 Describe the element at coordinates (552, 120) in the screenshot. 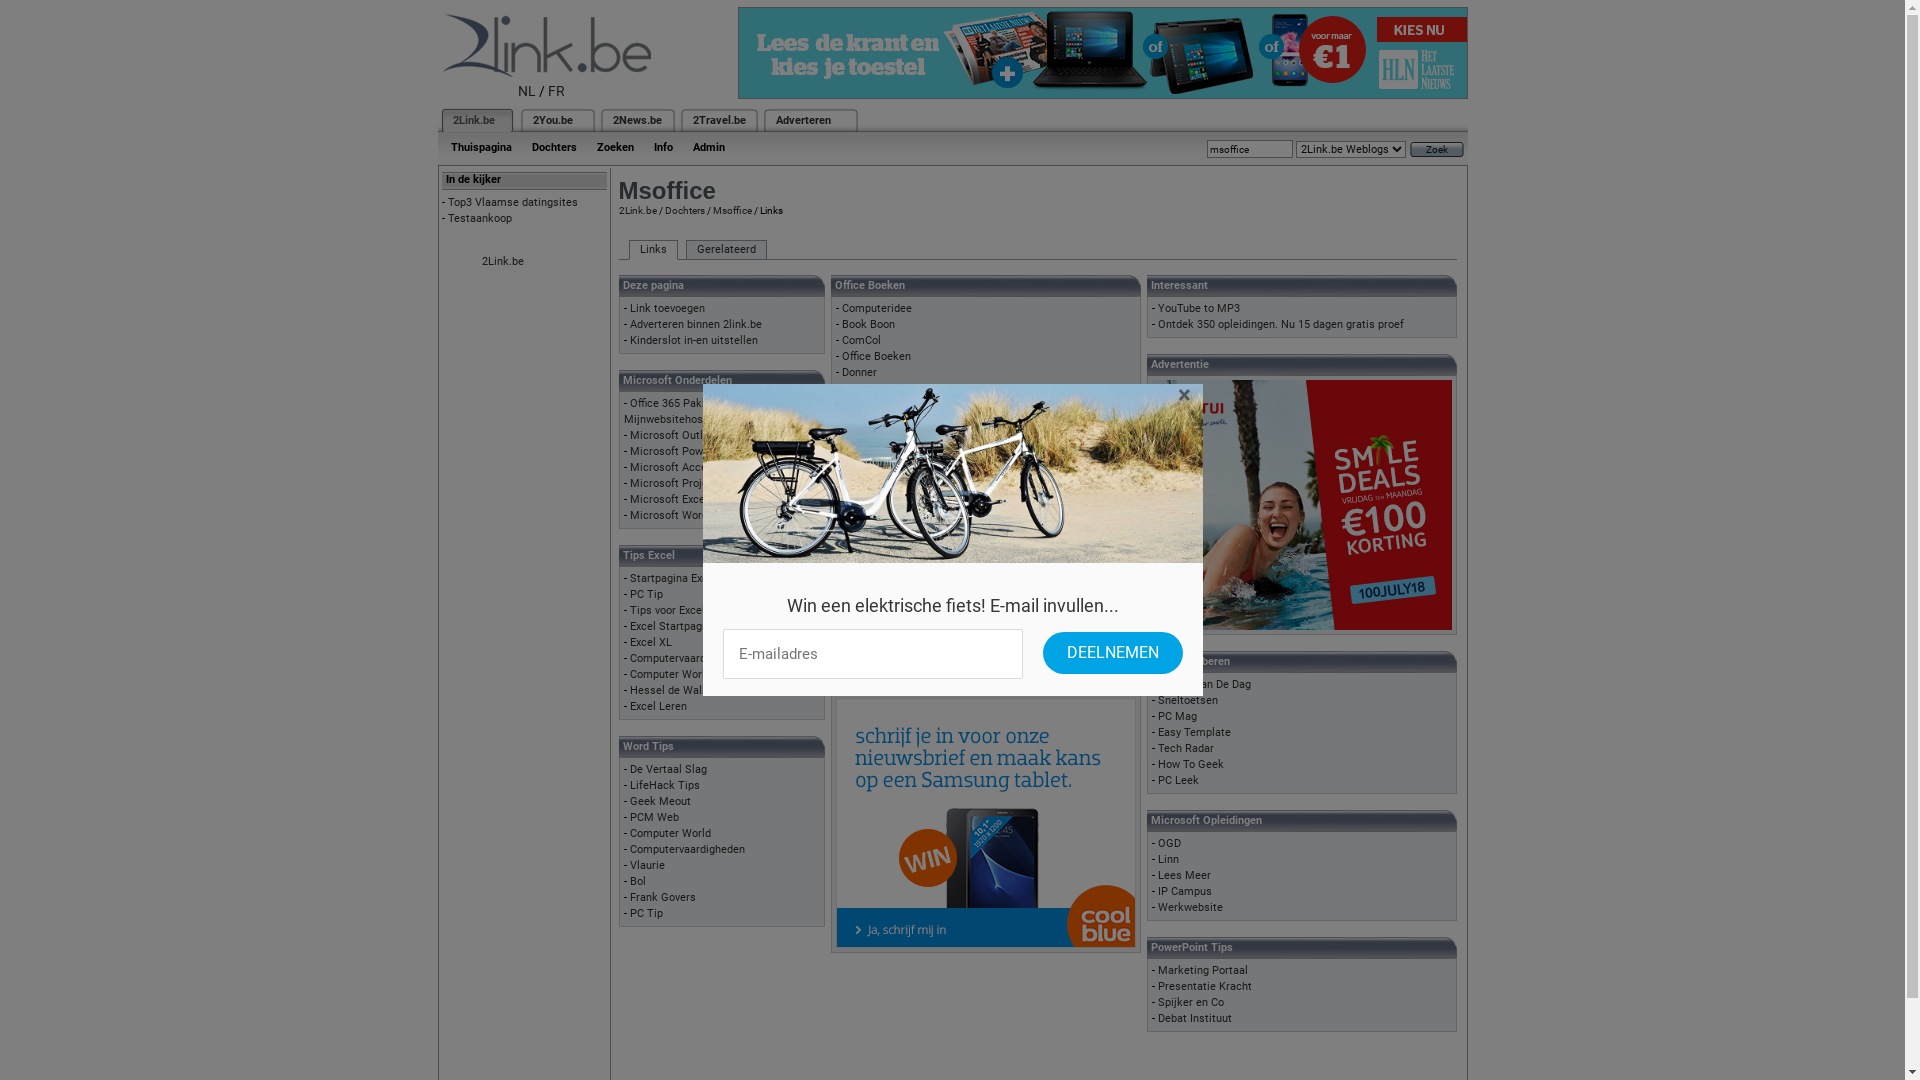

I see `'2You.be'` at that location.